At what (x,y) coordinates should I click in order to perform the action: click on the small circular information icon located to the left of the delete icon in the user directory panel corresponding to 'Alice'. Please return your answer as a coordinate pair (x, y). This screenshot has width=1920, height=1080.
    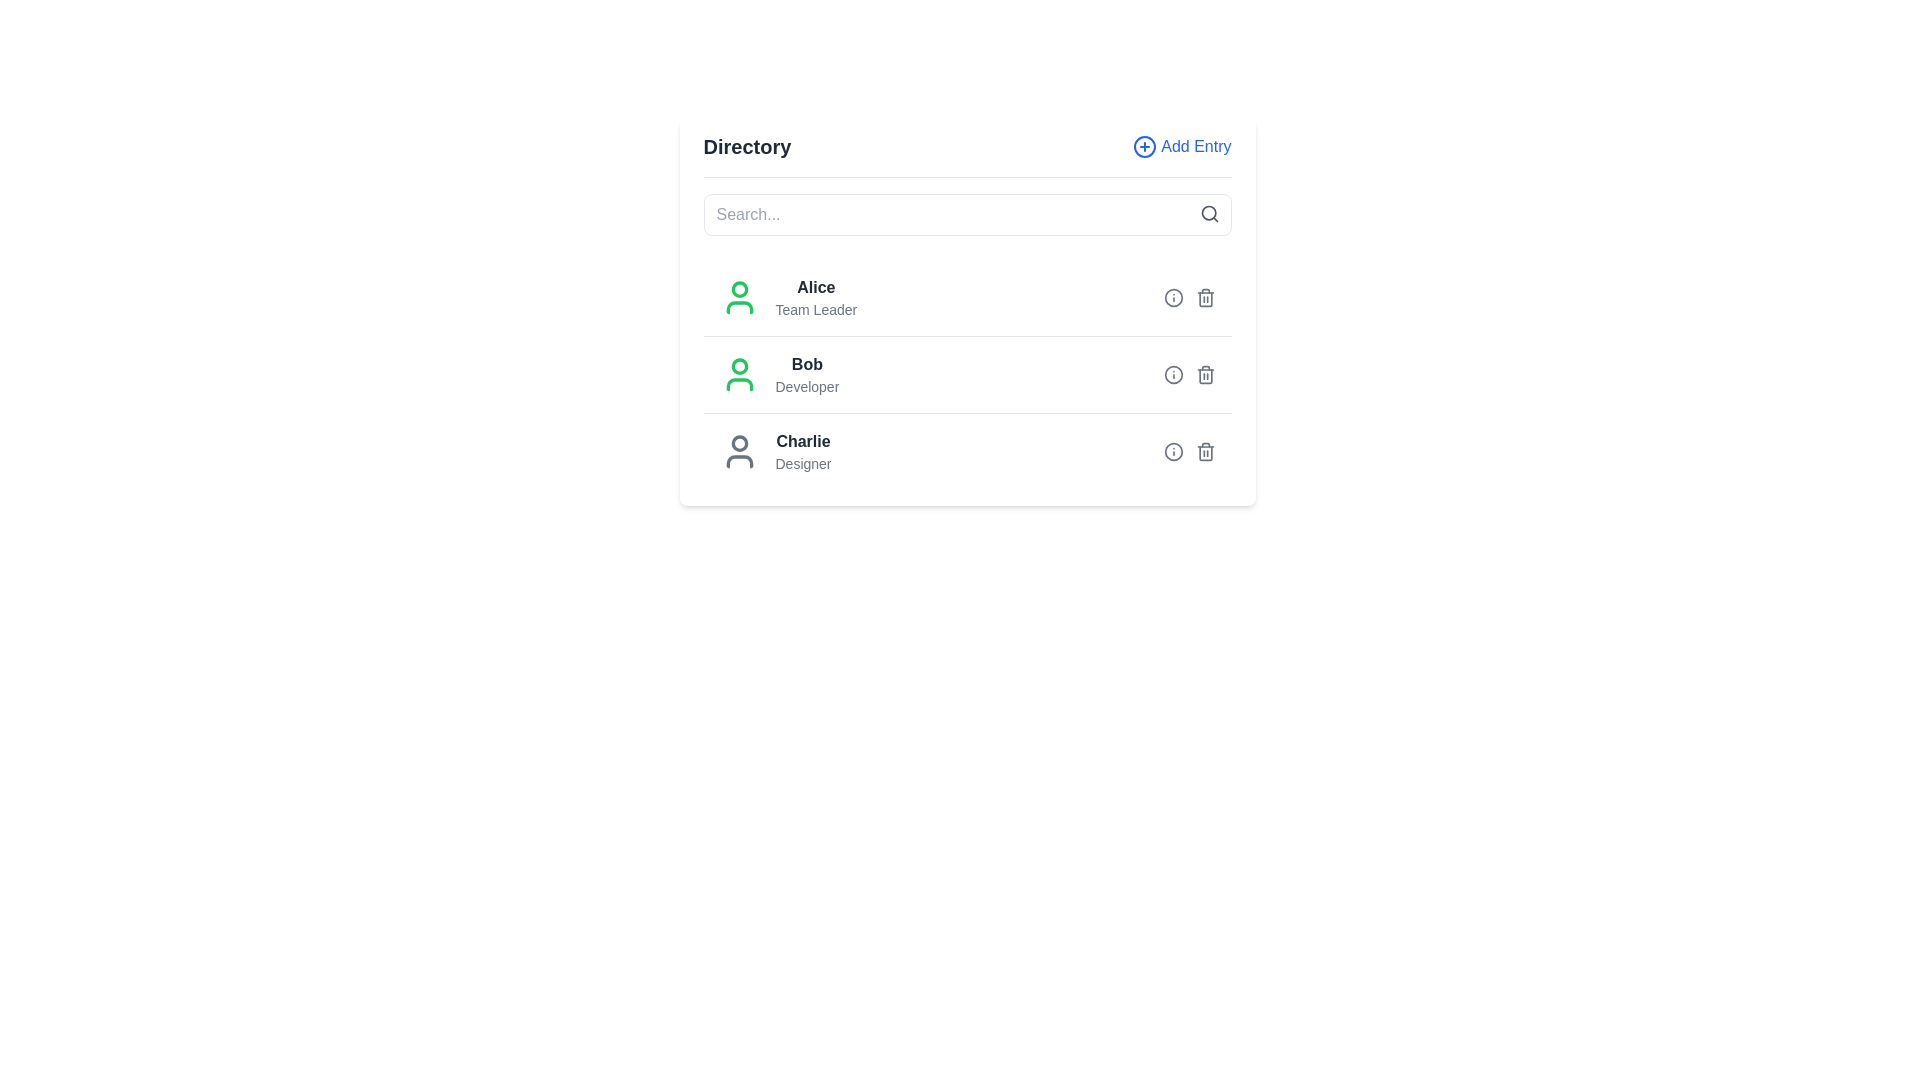
    Looking at the image, I should click on (1173, 297).